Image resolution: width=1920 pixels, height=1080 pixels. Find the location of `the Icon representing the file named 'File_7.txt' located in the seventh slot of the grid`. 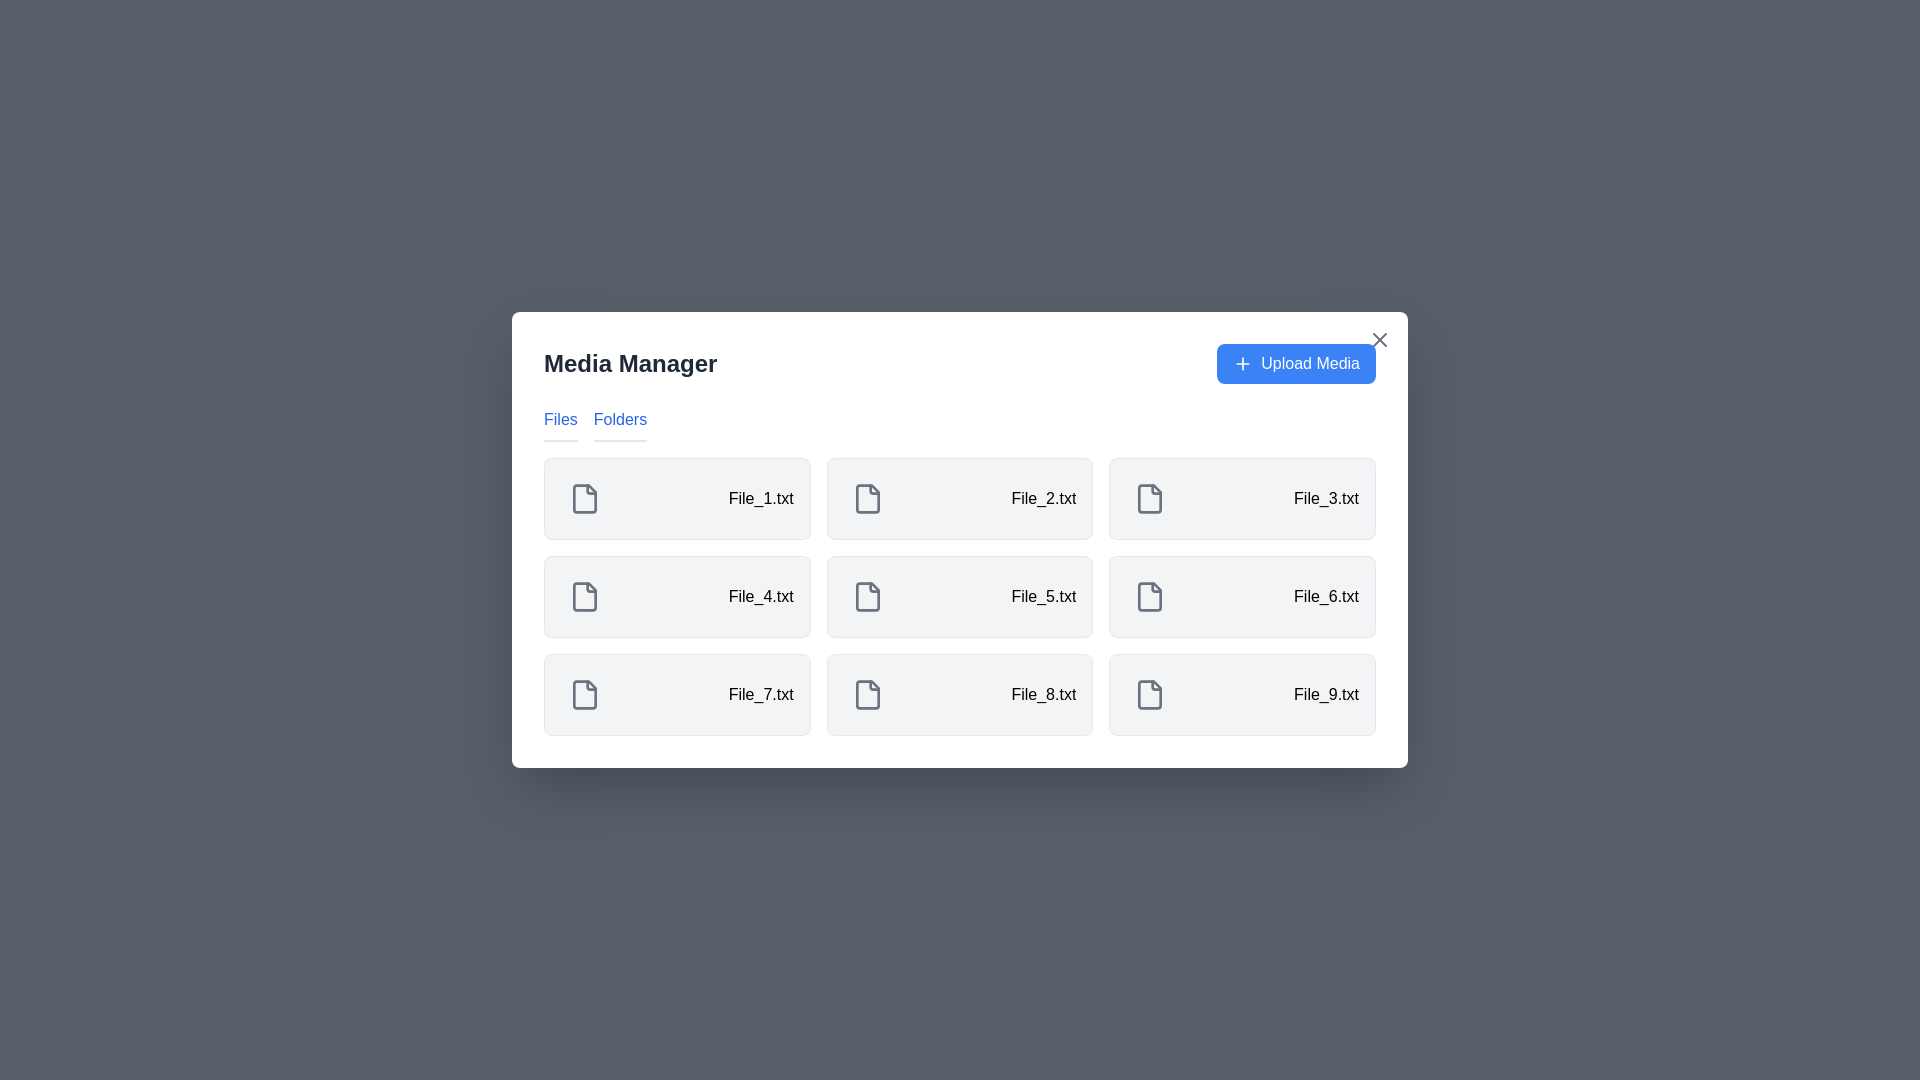

the Icon representing the file named 'File_7.txt' located in the seventh slot of the grid is located at coordinates (584, 693).